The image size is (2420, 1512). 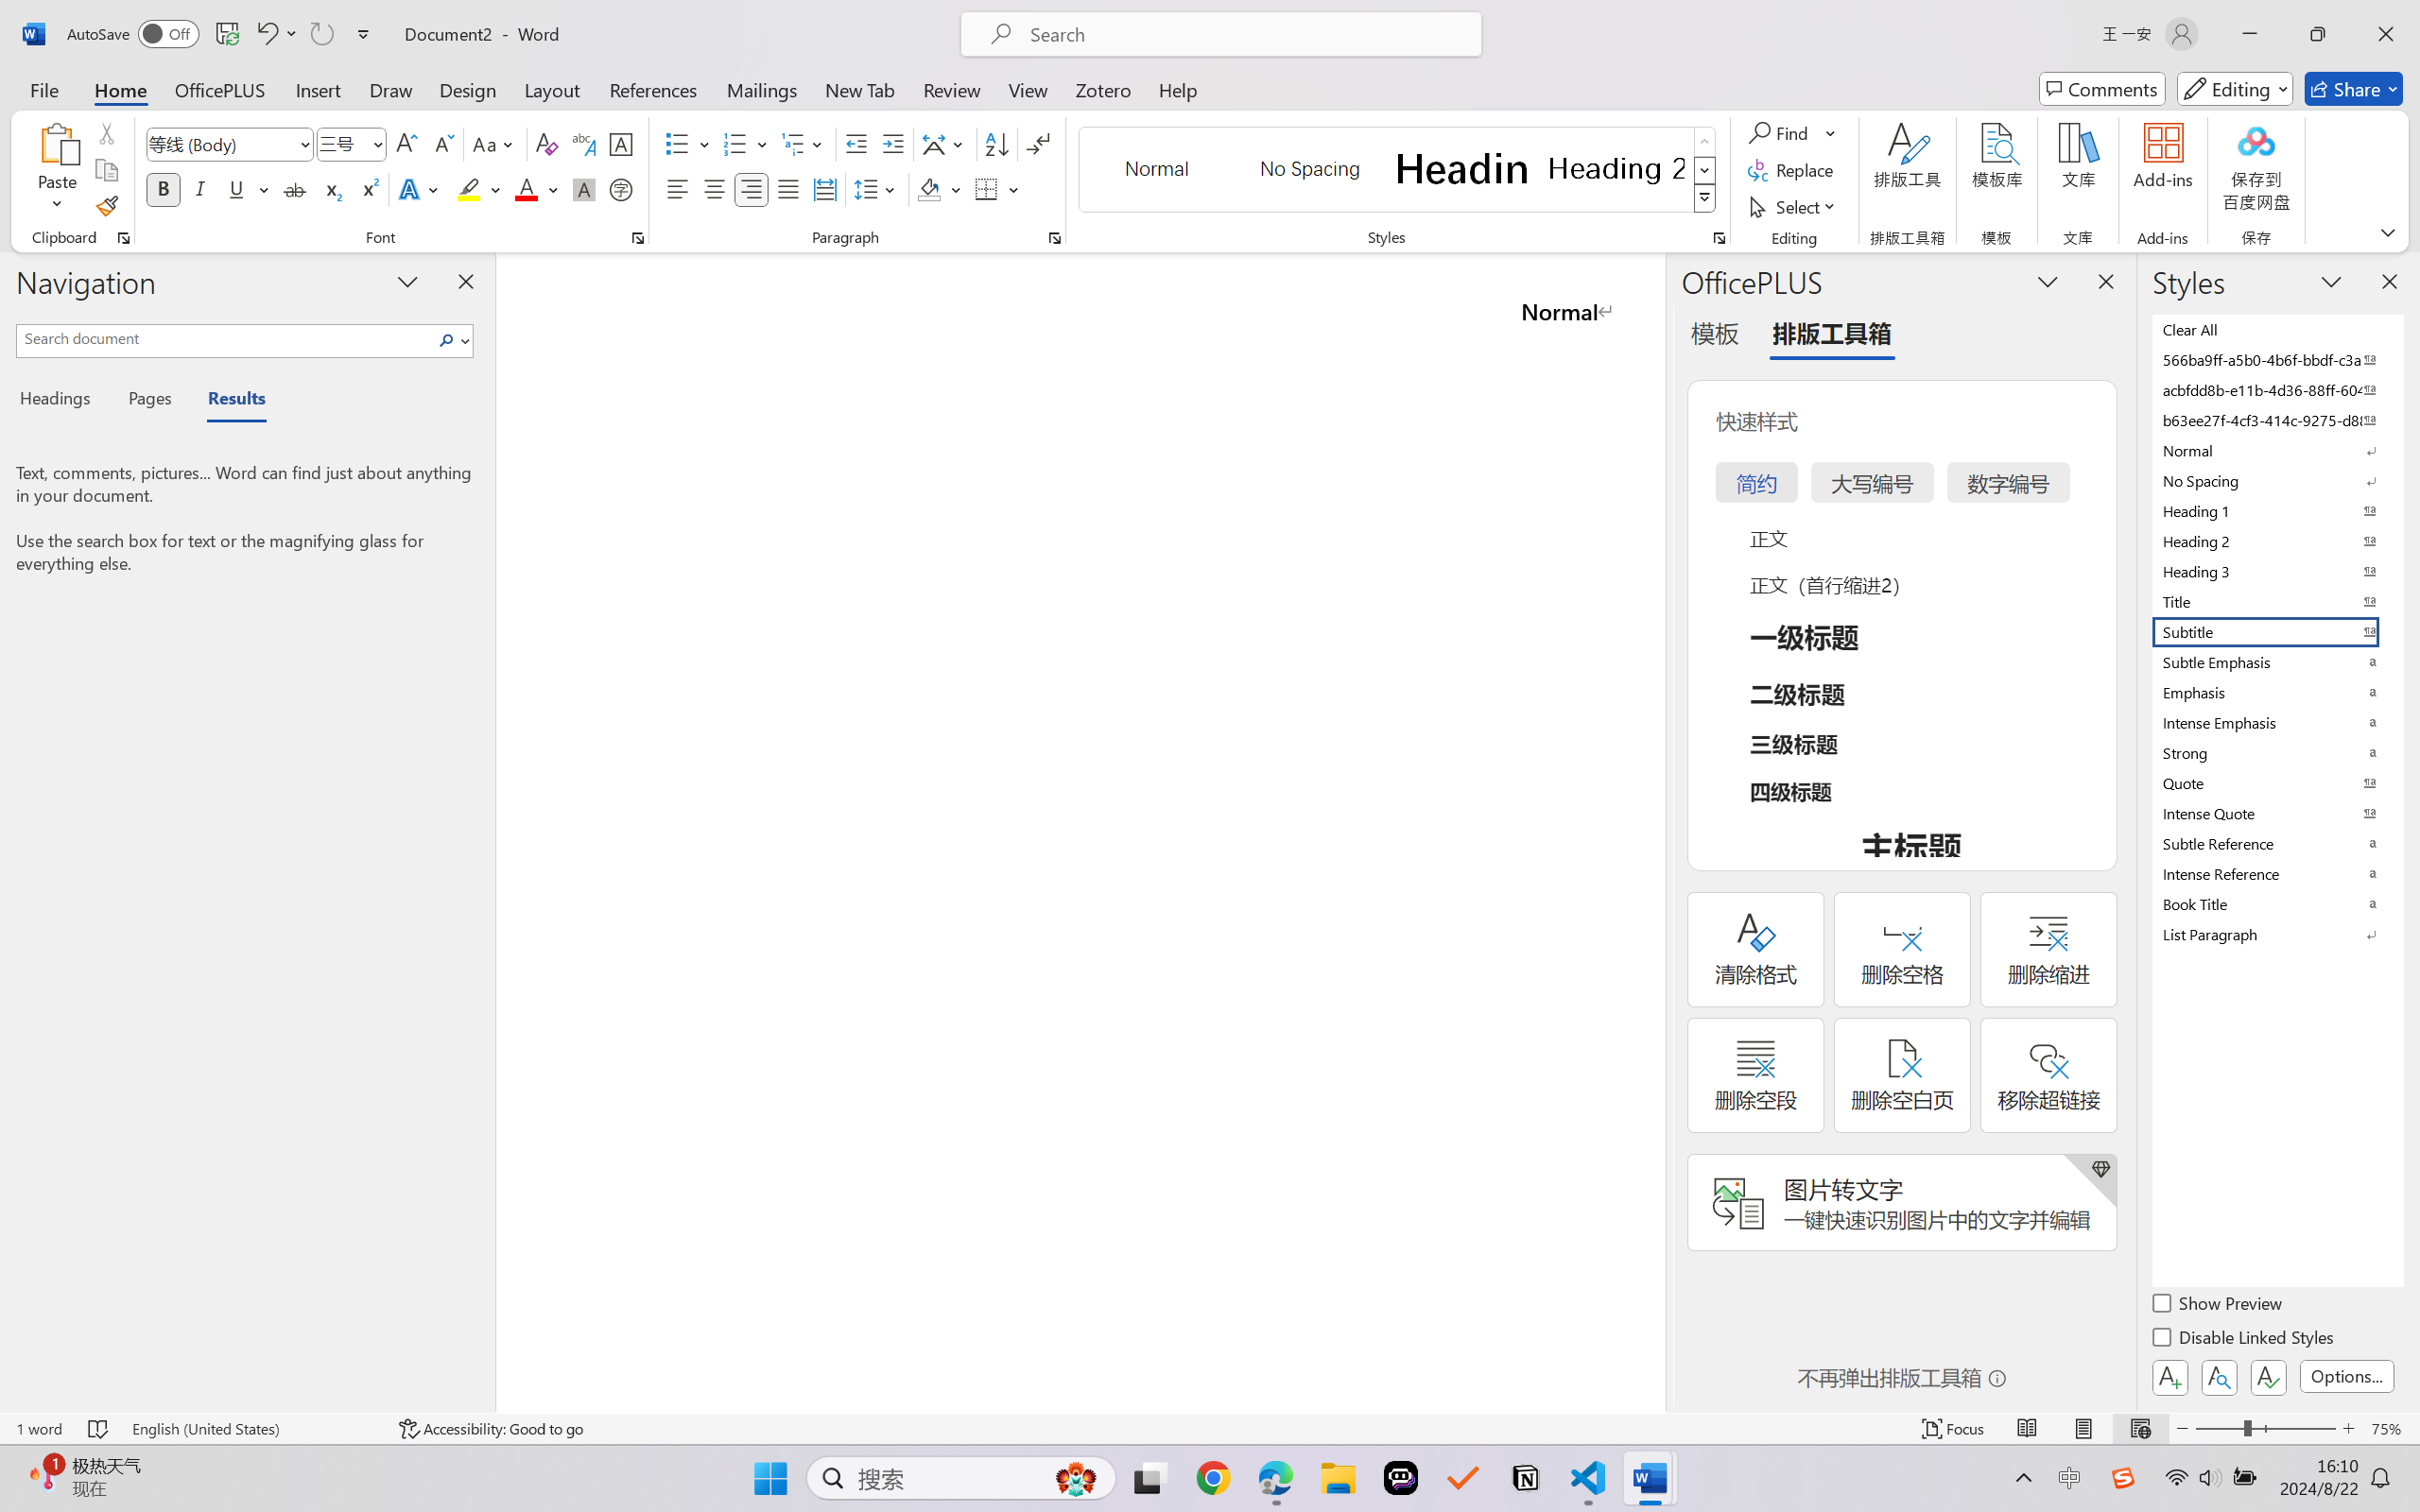 I want to click on 'Styles', so click(x=1703, y=198).